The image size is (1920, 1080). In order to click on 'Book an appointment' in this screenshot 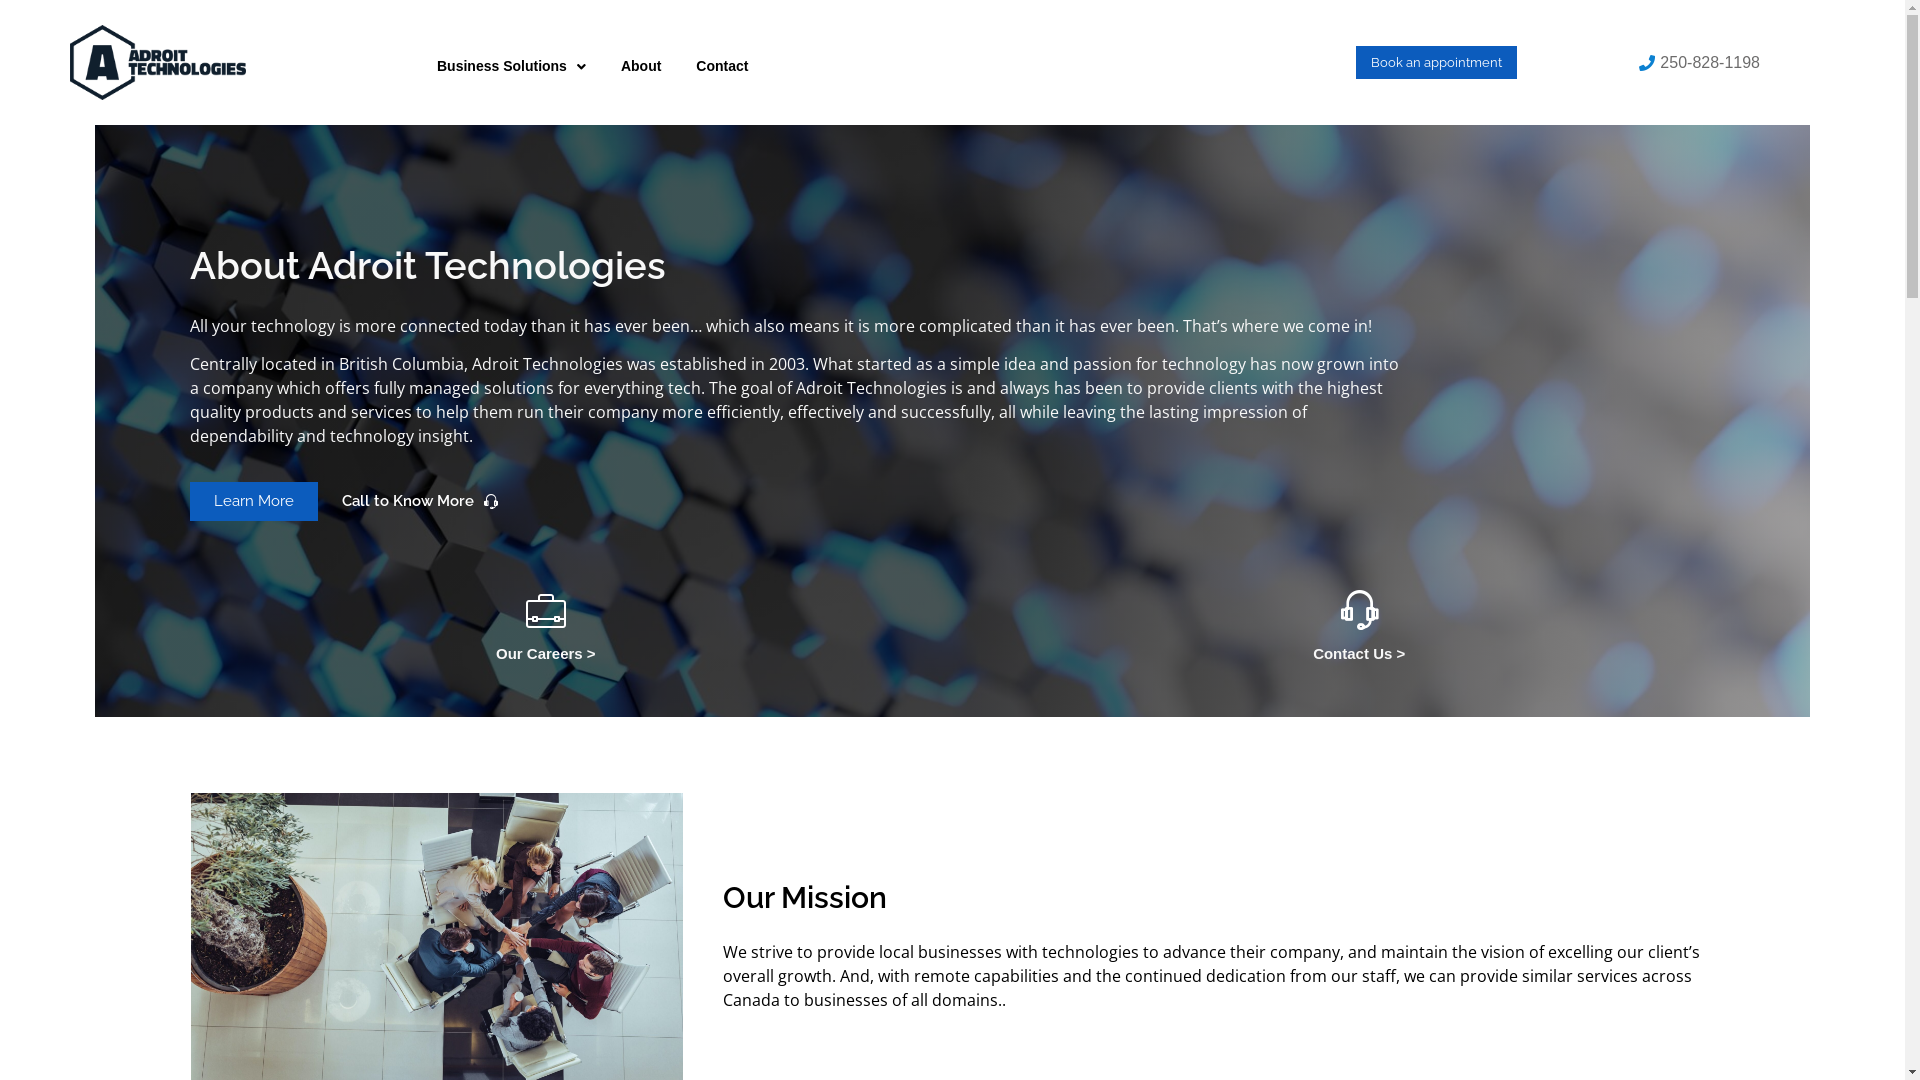, I will do `click(1435, 61)`.